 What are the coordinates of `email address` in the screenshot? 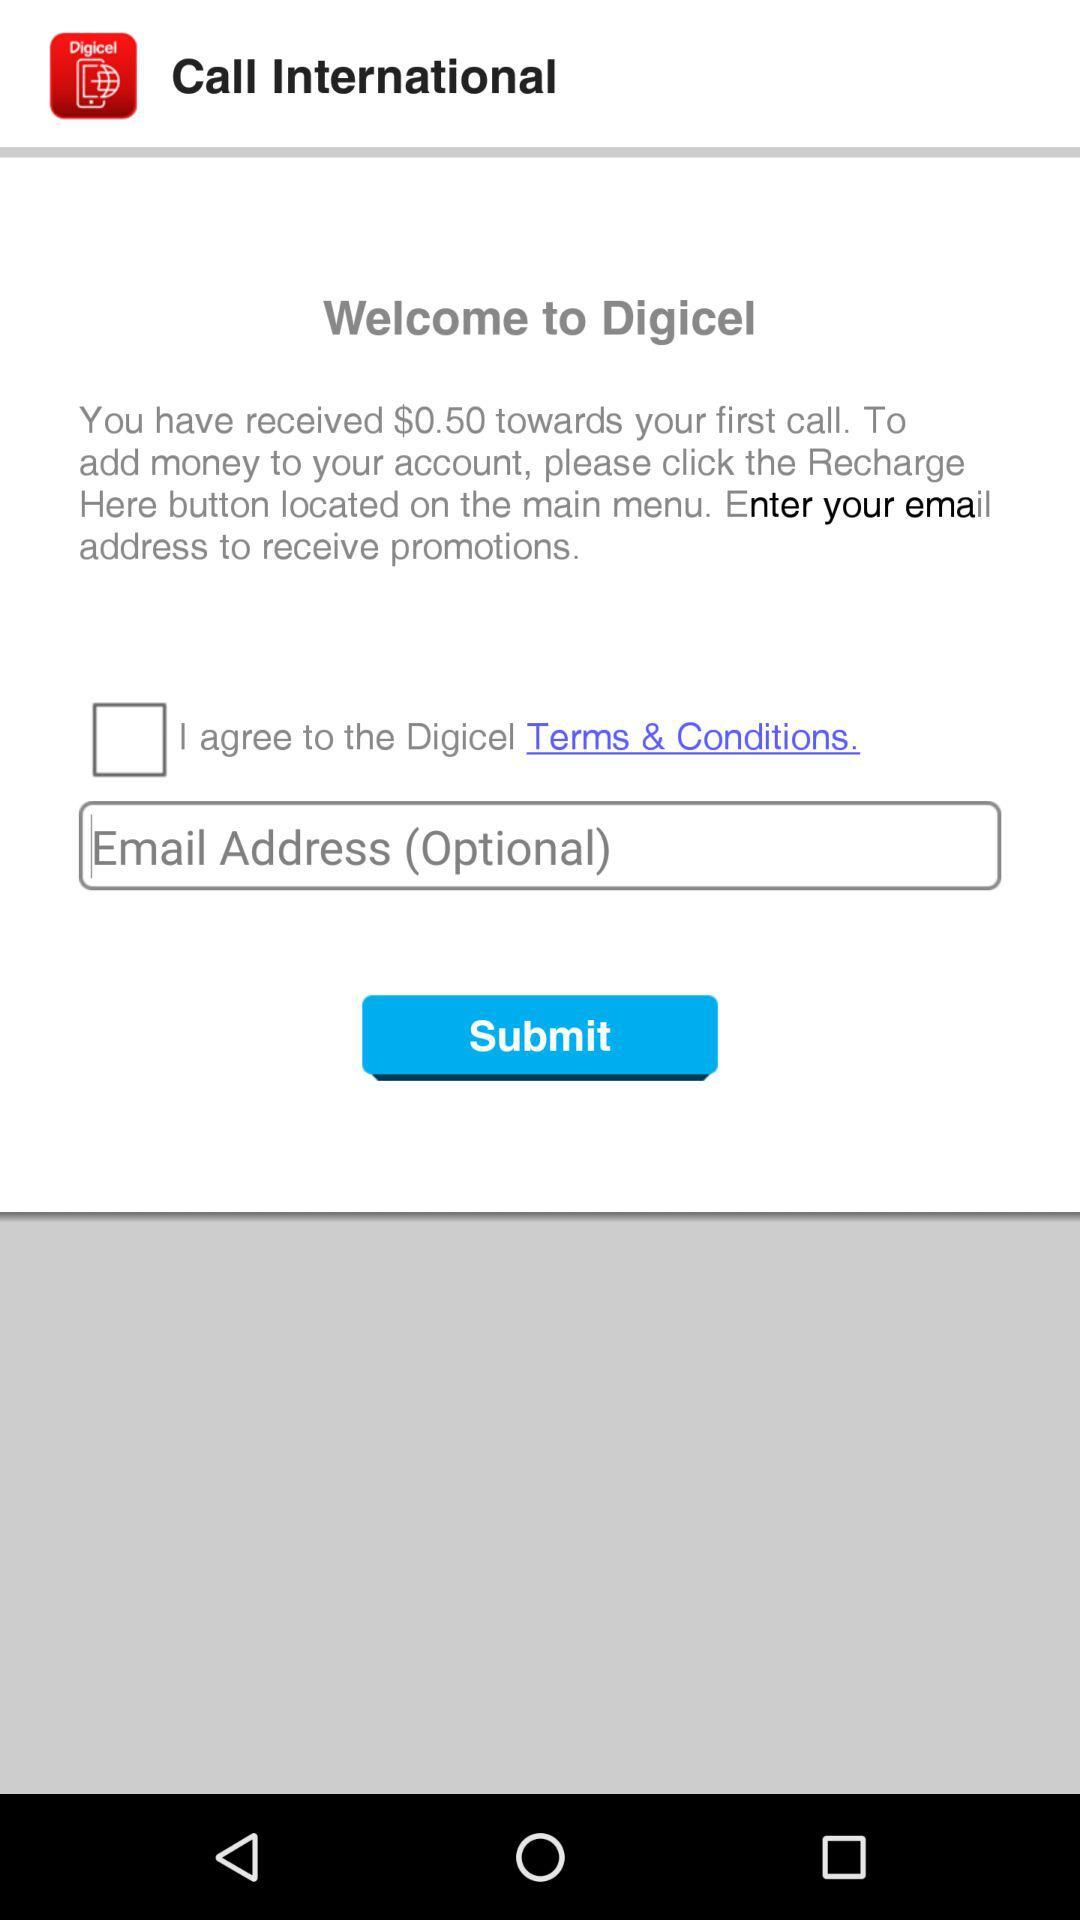 It's located at (540, 845).